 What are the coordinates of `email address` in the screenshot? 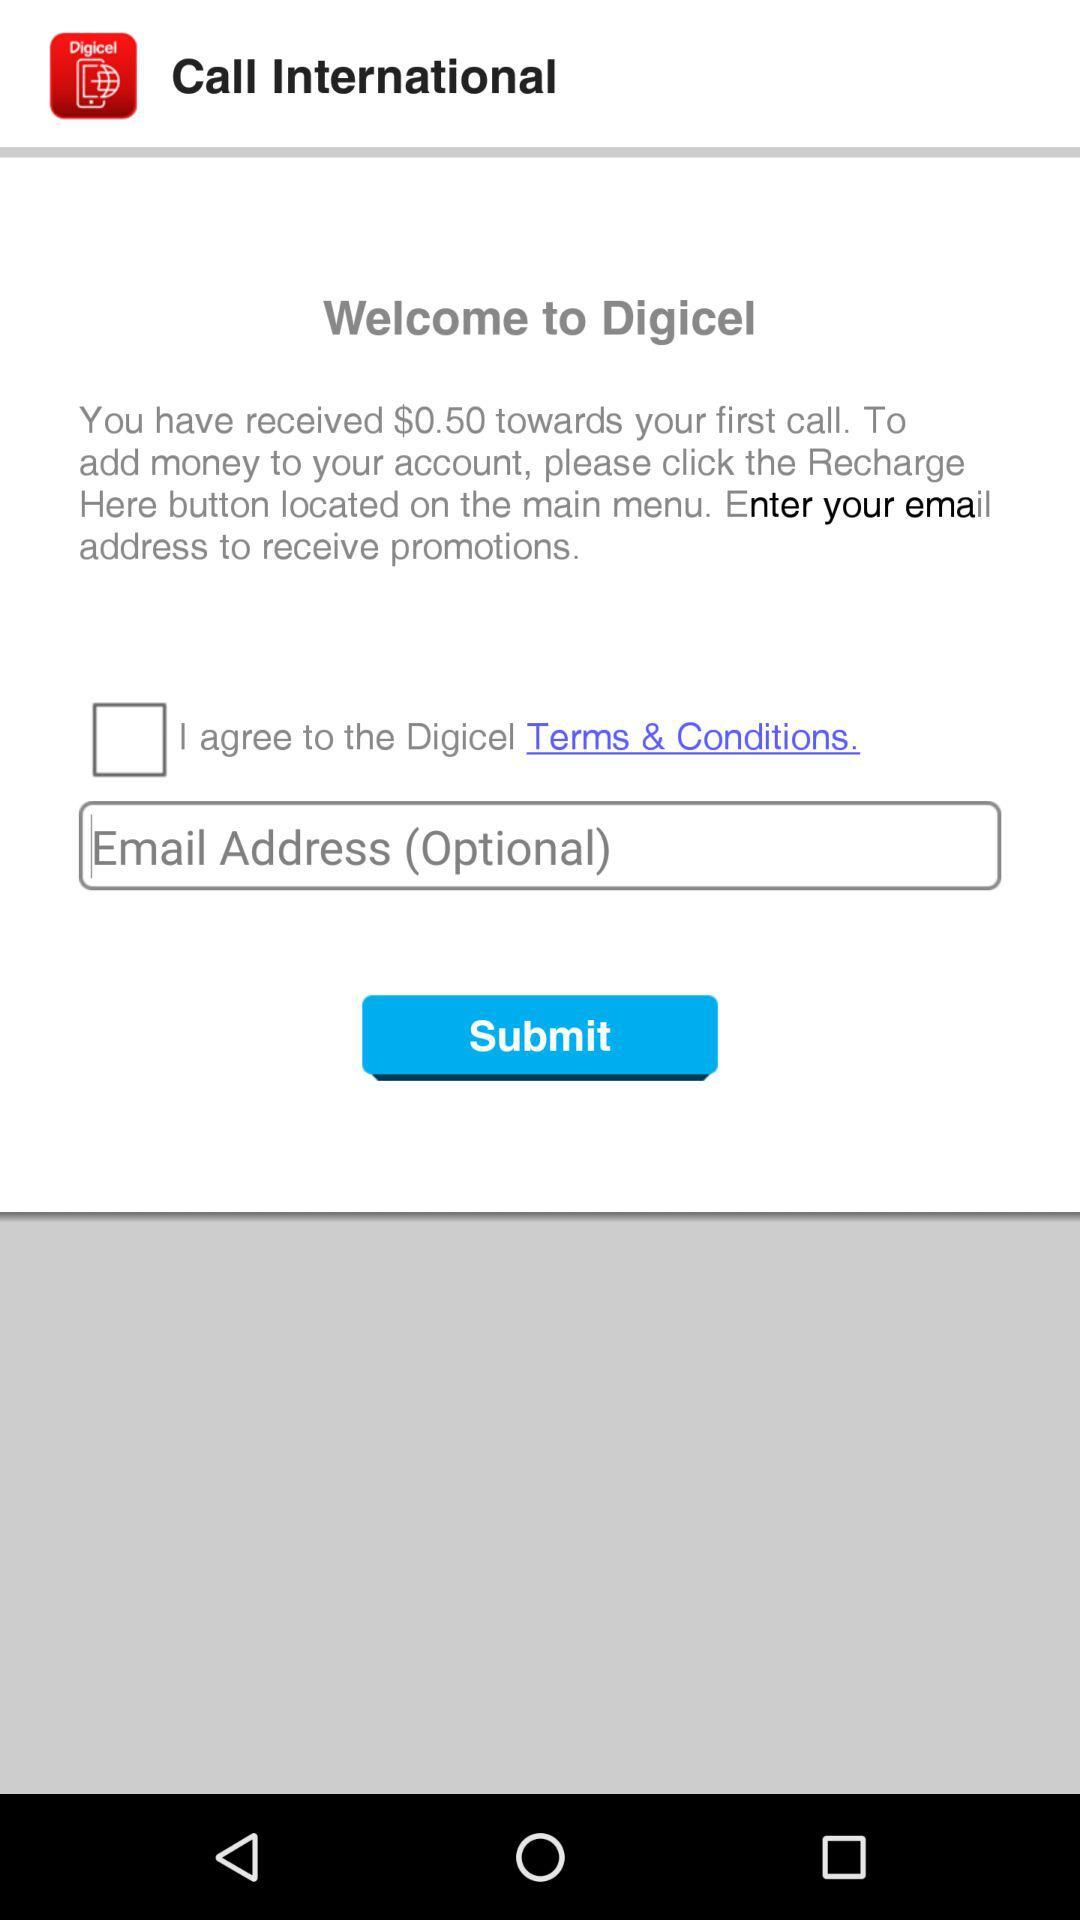 It's located at (540, 845).